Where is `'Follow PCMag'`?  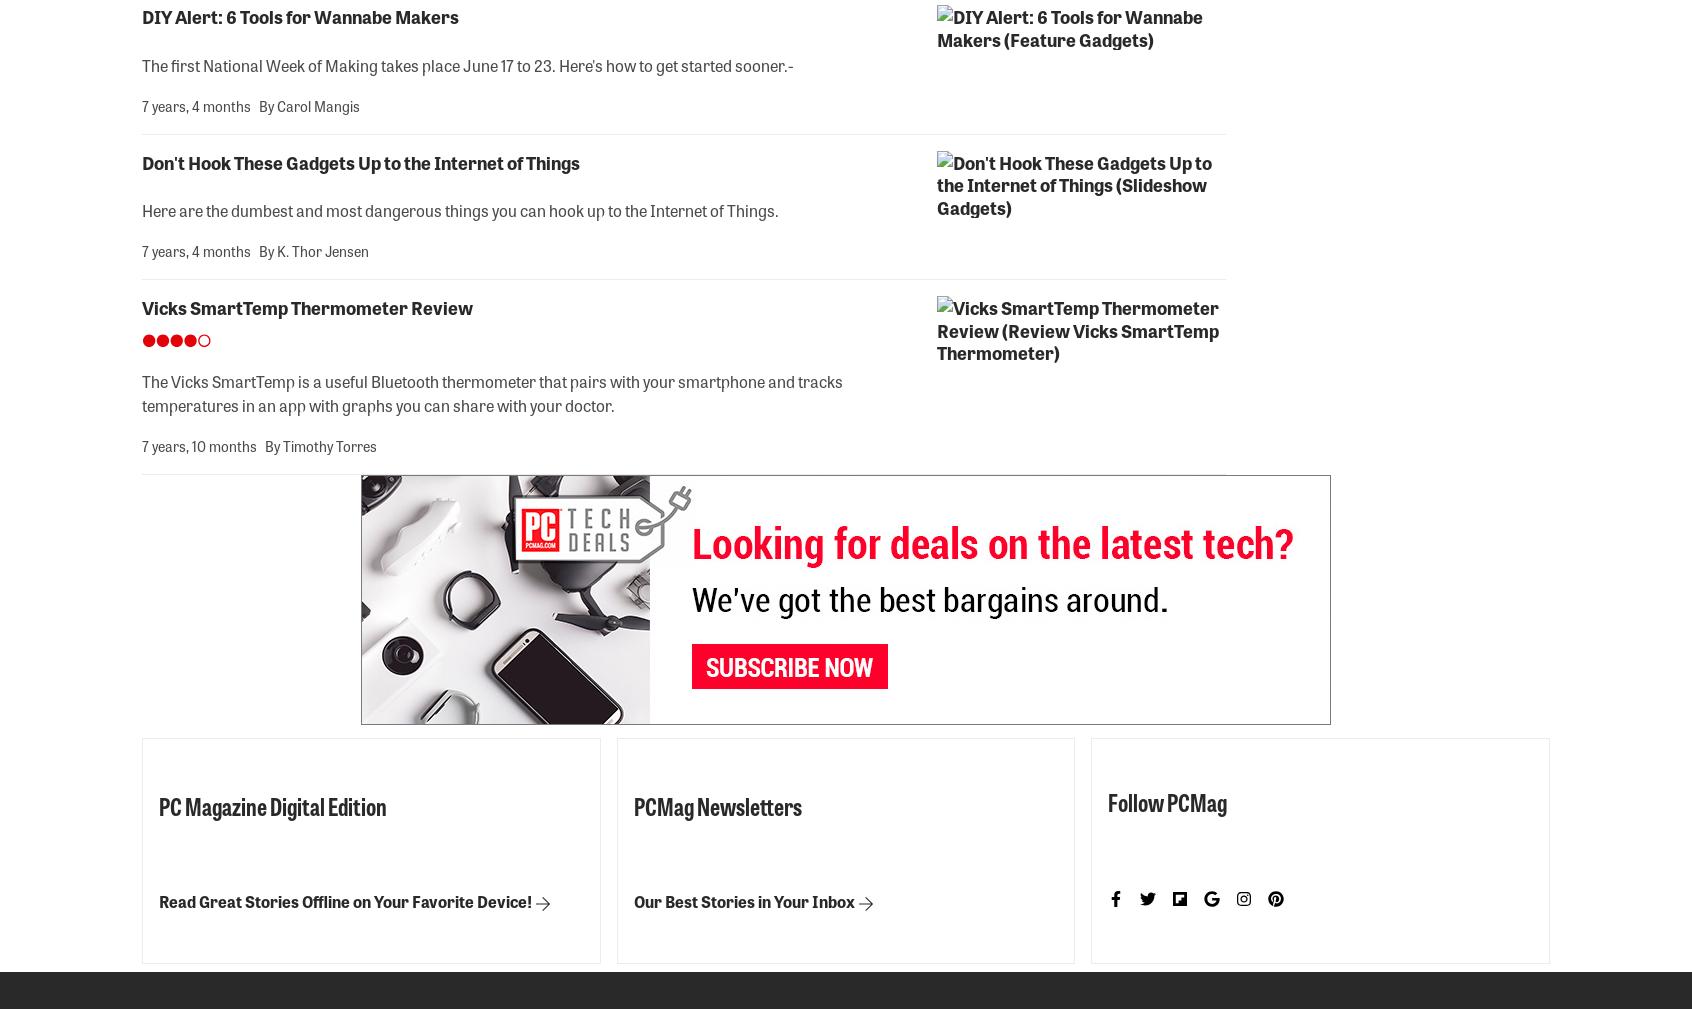
'Follow PCMag' is located at coordinates (1166, 800).